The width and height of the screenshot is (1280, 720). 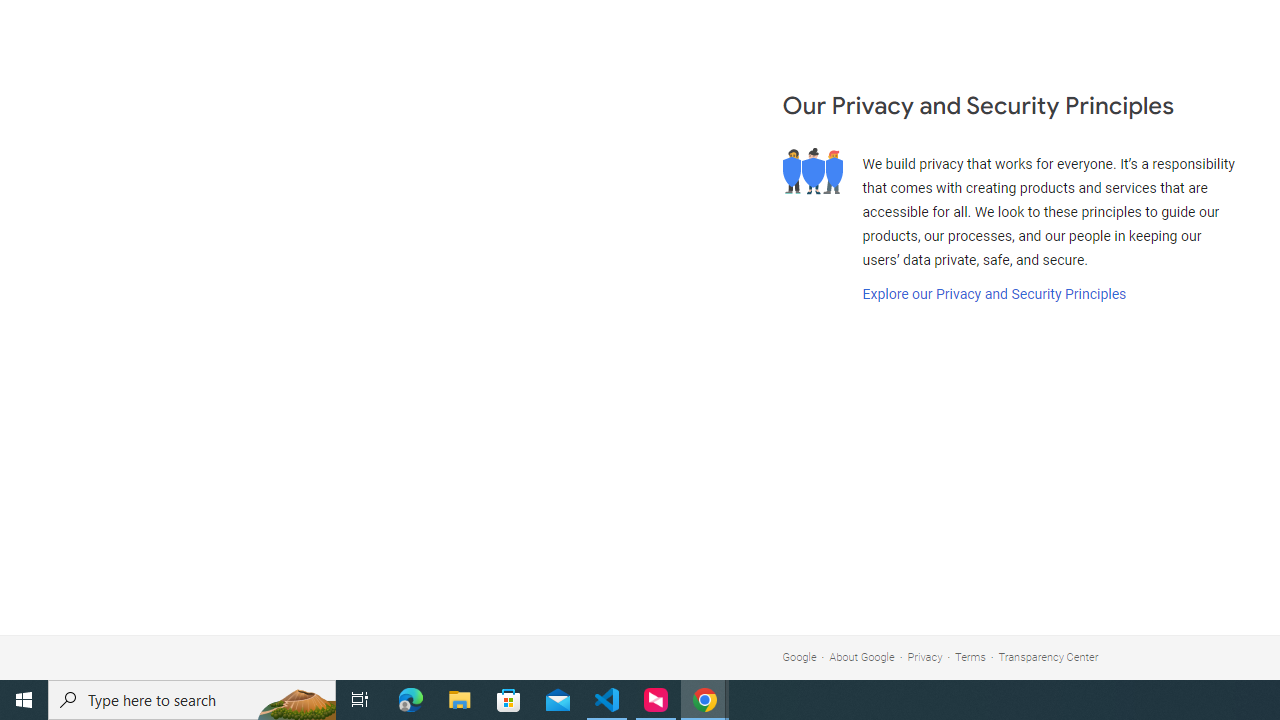 What do you see at coordinates (993, 294) in the screenshot?
I see `'Explore our Privacy and Security Principles'` at bounding box center [993, 294].